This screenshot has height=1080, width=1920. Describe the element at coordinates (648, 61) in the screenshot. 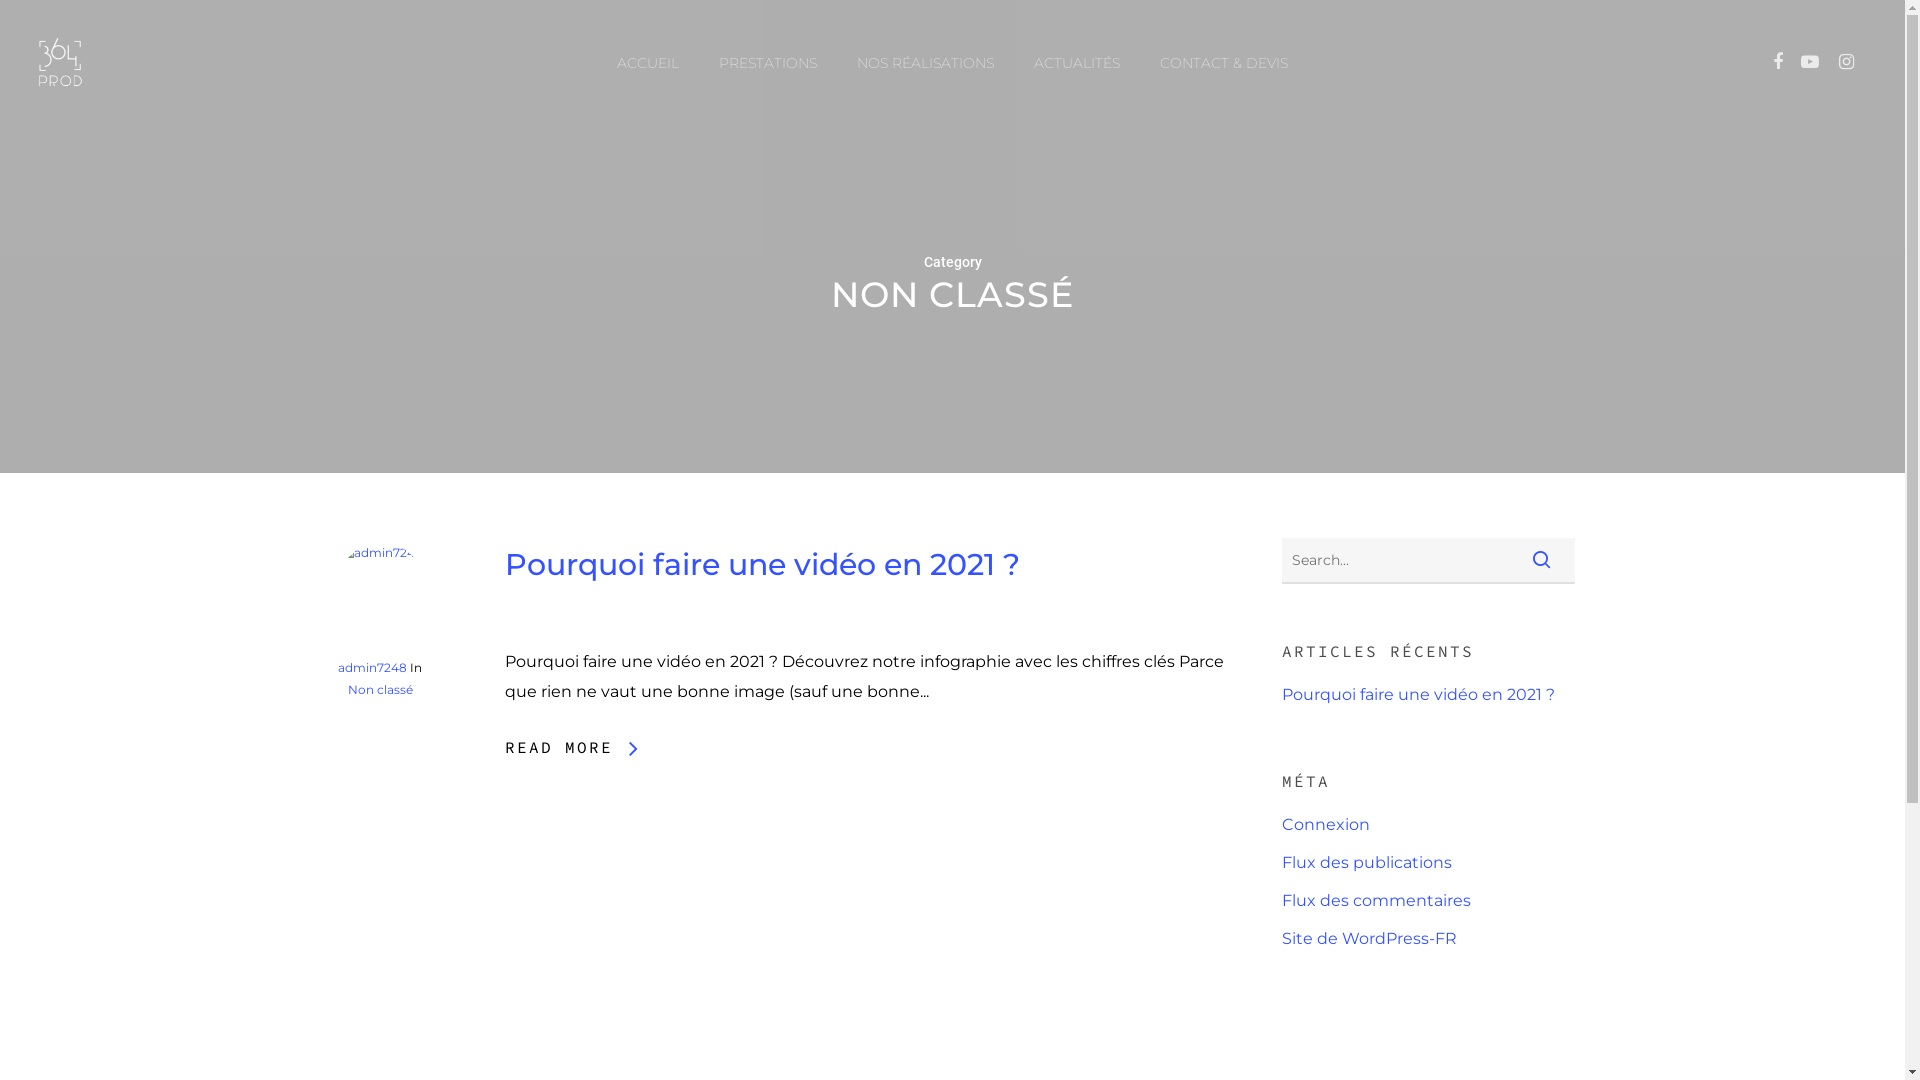

I see `'ACCUEIL'` at that location.